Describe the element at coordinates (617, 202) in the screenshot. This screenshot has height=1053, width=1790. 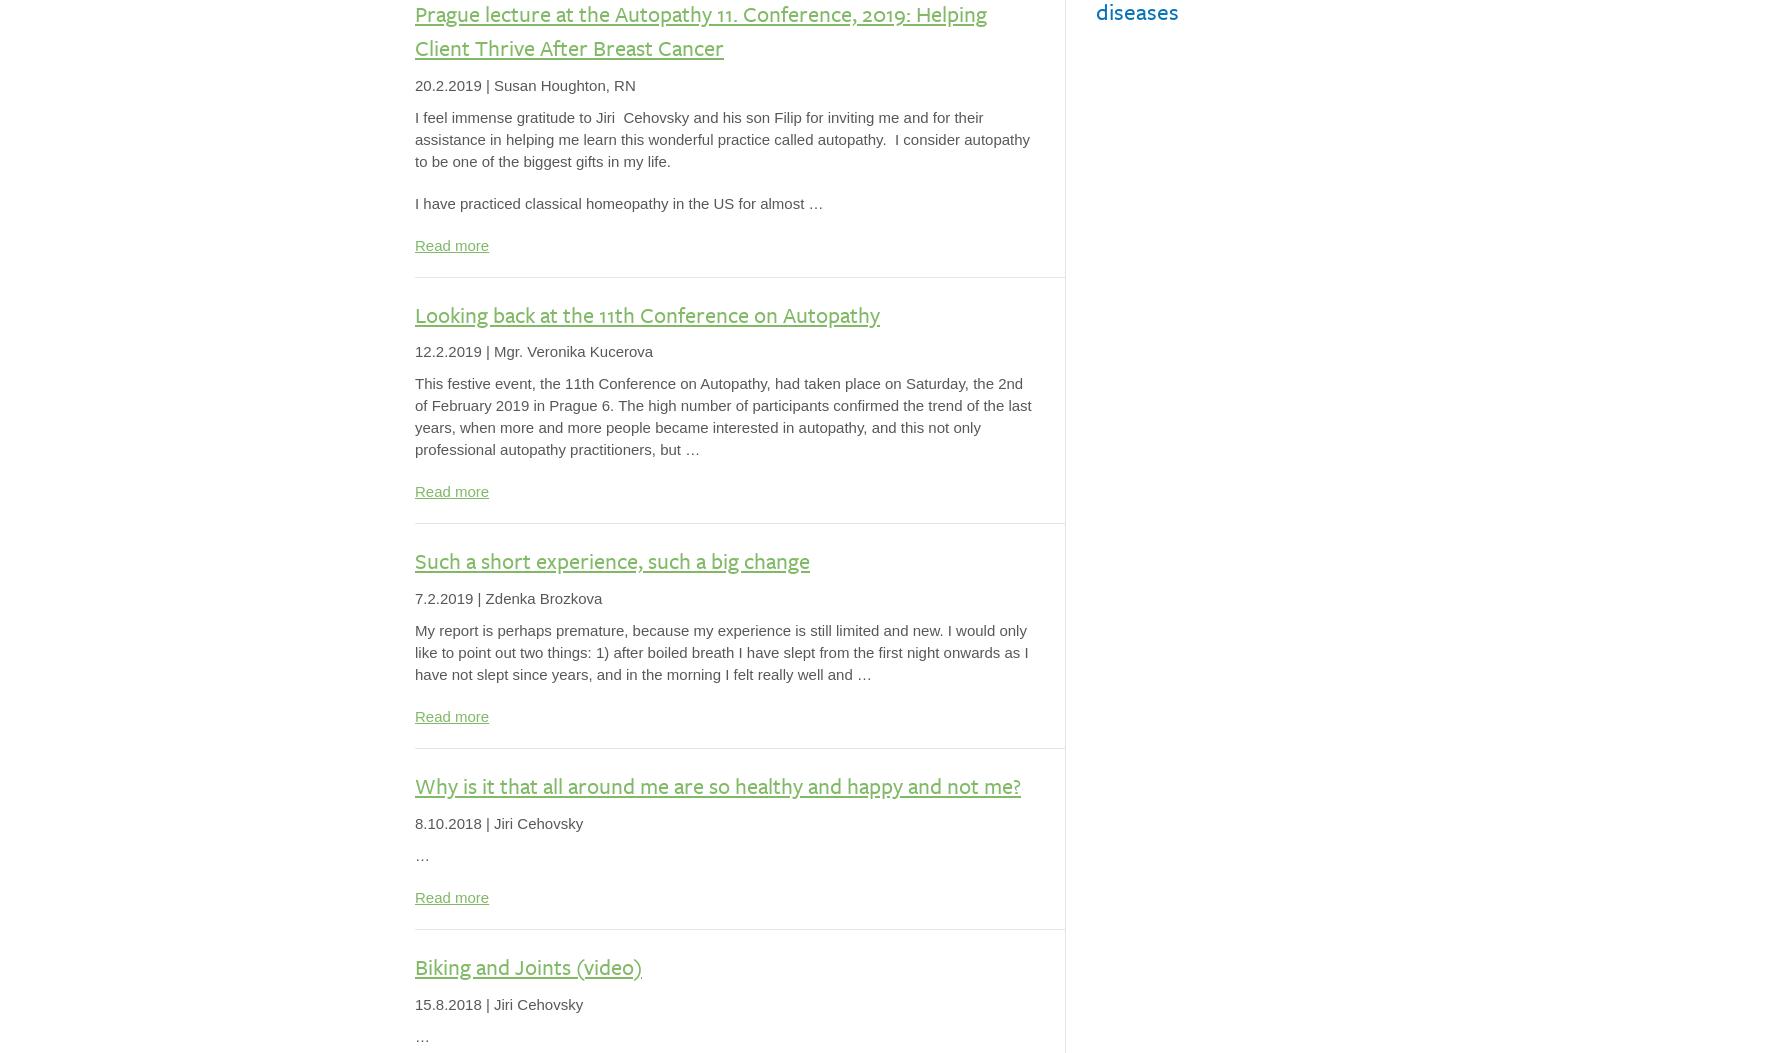
I see `'I have practiced
classical homeopathy in the US for almost …'` at that location.